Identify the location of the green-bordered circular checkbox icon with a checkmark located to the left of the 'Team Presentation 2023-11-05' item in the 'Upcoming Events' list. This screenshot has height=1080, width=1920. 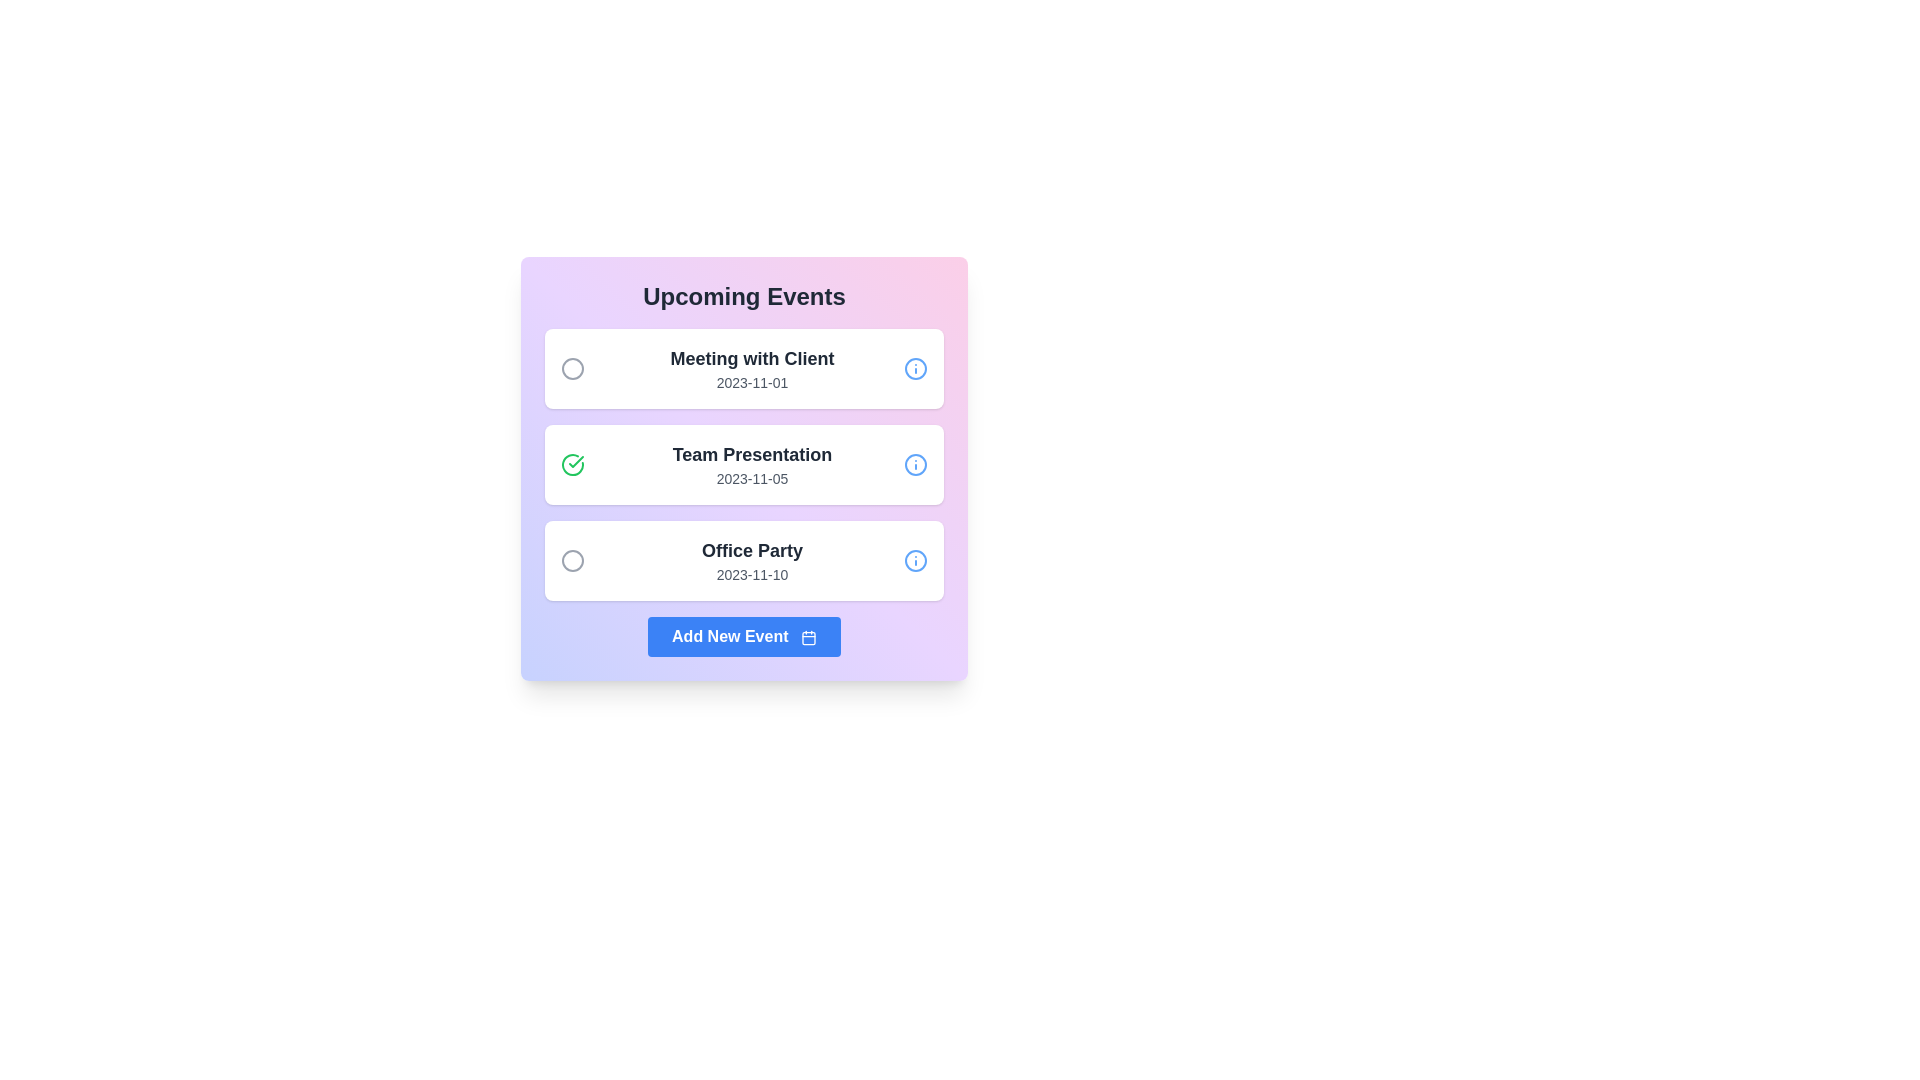
(571, 465).